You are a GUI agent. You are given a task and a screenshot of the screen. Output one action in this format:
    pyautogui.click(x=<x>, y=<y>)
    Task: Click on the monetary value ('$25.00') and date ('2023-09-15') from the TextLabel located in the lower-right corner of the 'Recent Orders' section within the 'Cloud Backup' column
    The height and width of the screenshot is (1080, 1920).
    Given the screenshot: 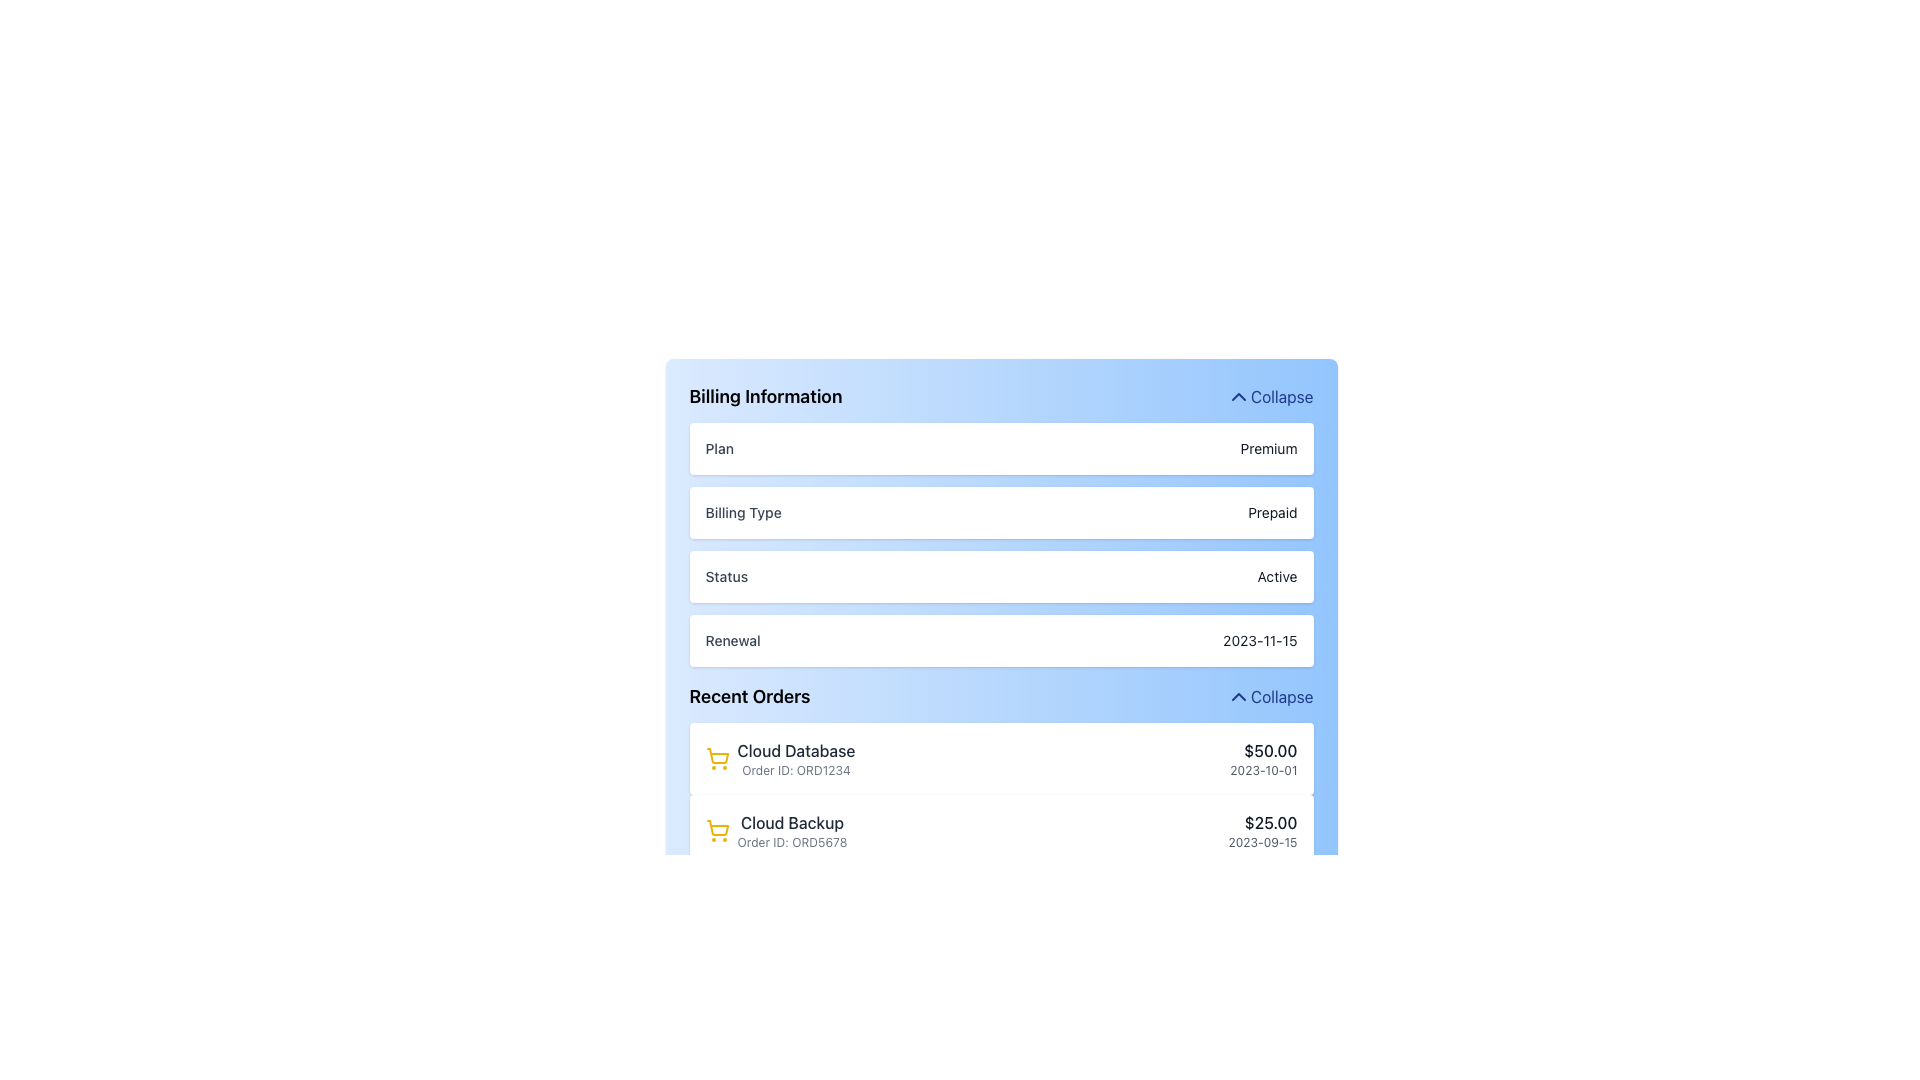 What is the action you would take?
    pyautogui.click(x=1261, y=830)
    